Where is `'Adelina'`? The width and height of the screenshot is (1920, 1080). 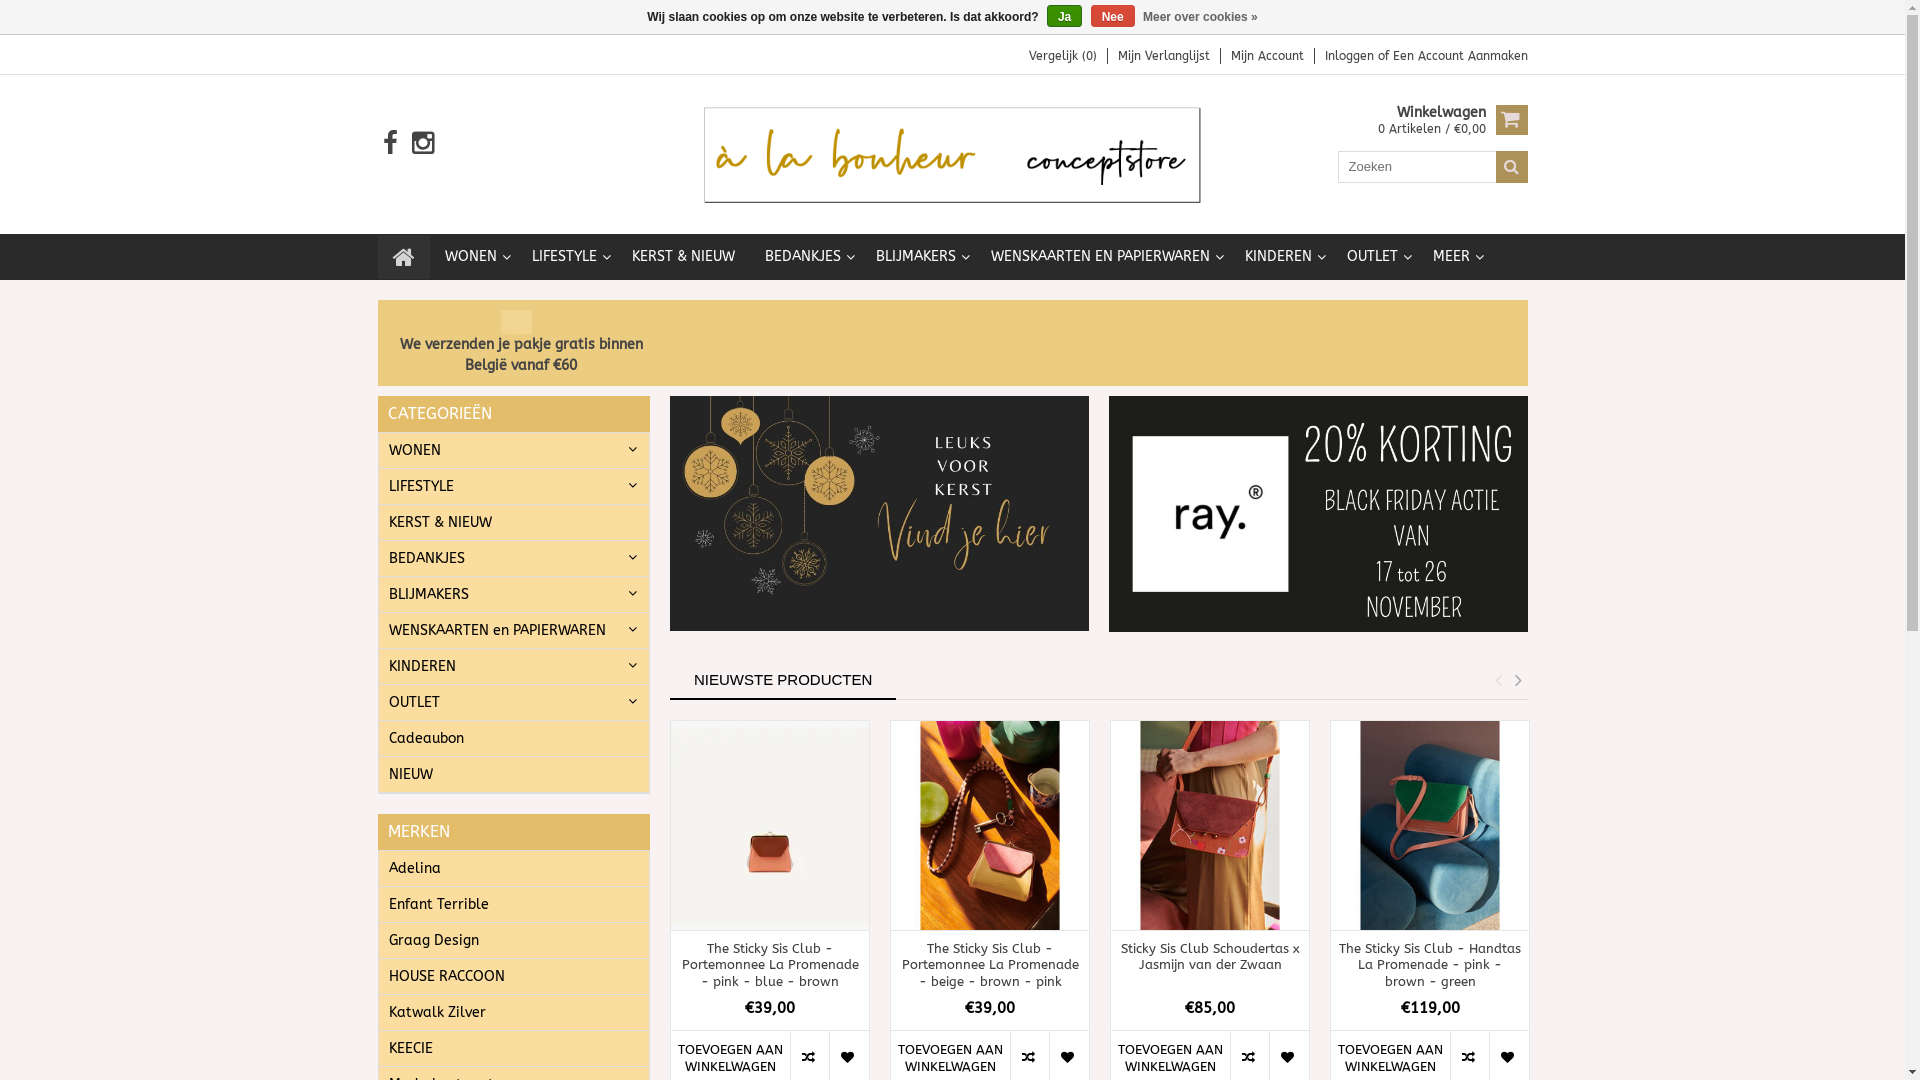
'Adelina' is located at coordinates (513, 867).